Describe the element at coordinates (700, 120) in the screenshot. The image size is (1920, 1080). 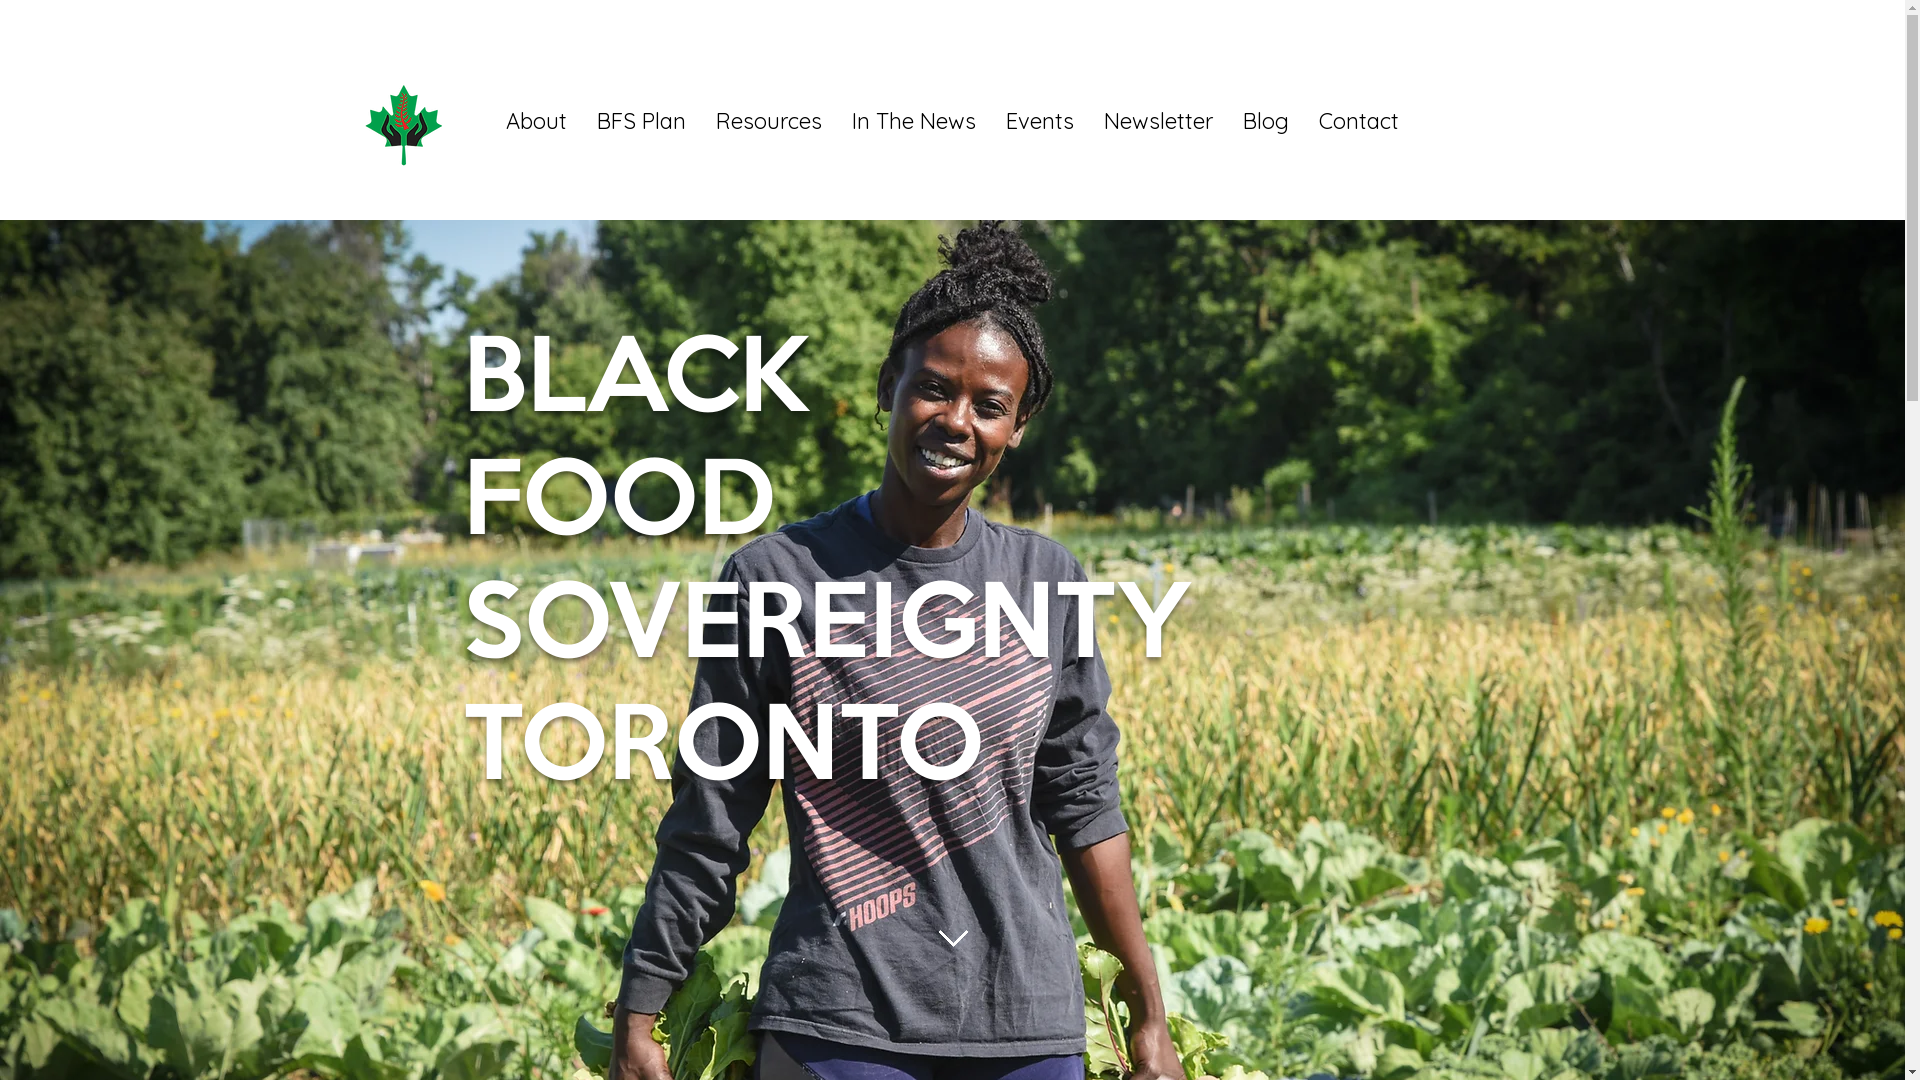
I see `'Resources'` at that location.